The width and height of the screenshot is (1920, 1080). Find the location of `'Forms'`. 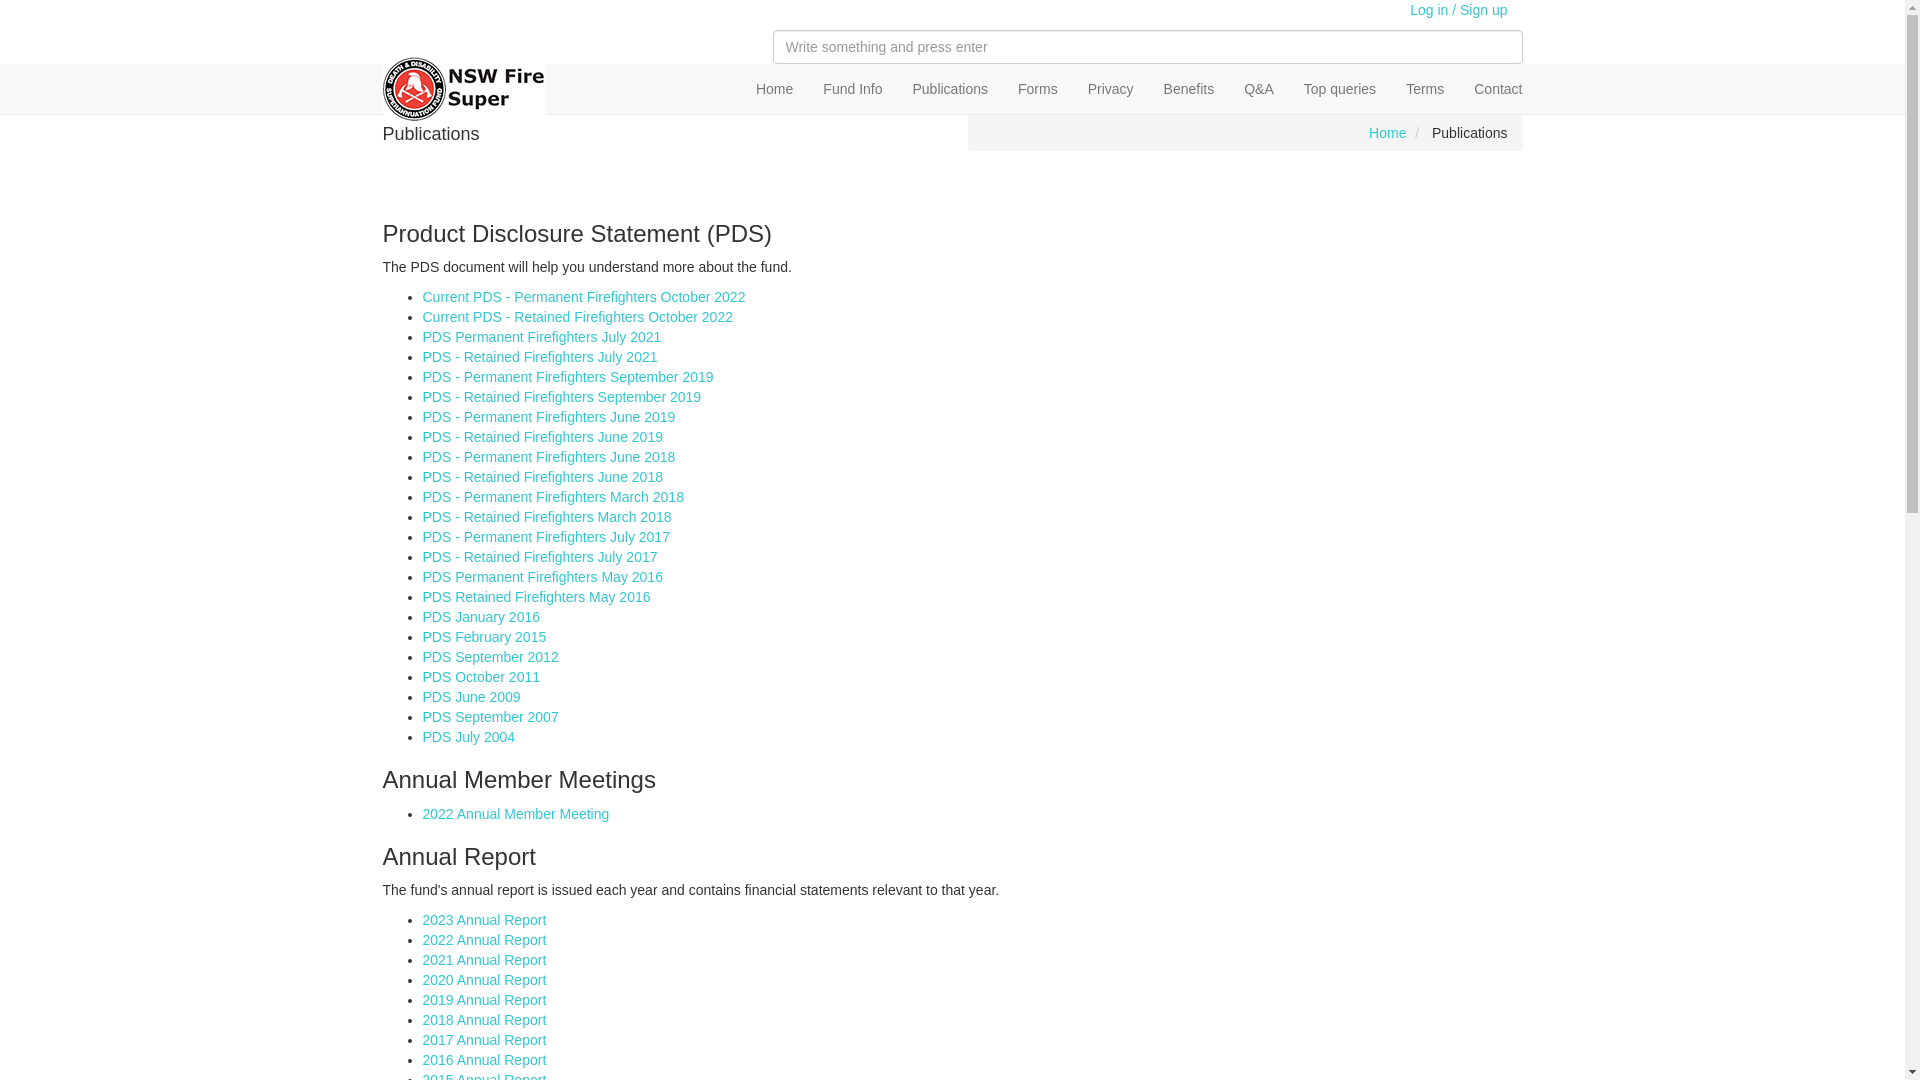

'Forms' is located at coordinates (1003, 87).